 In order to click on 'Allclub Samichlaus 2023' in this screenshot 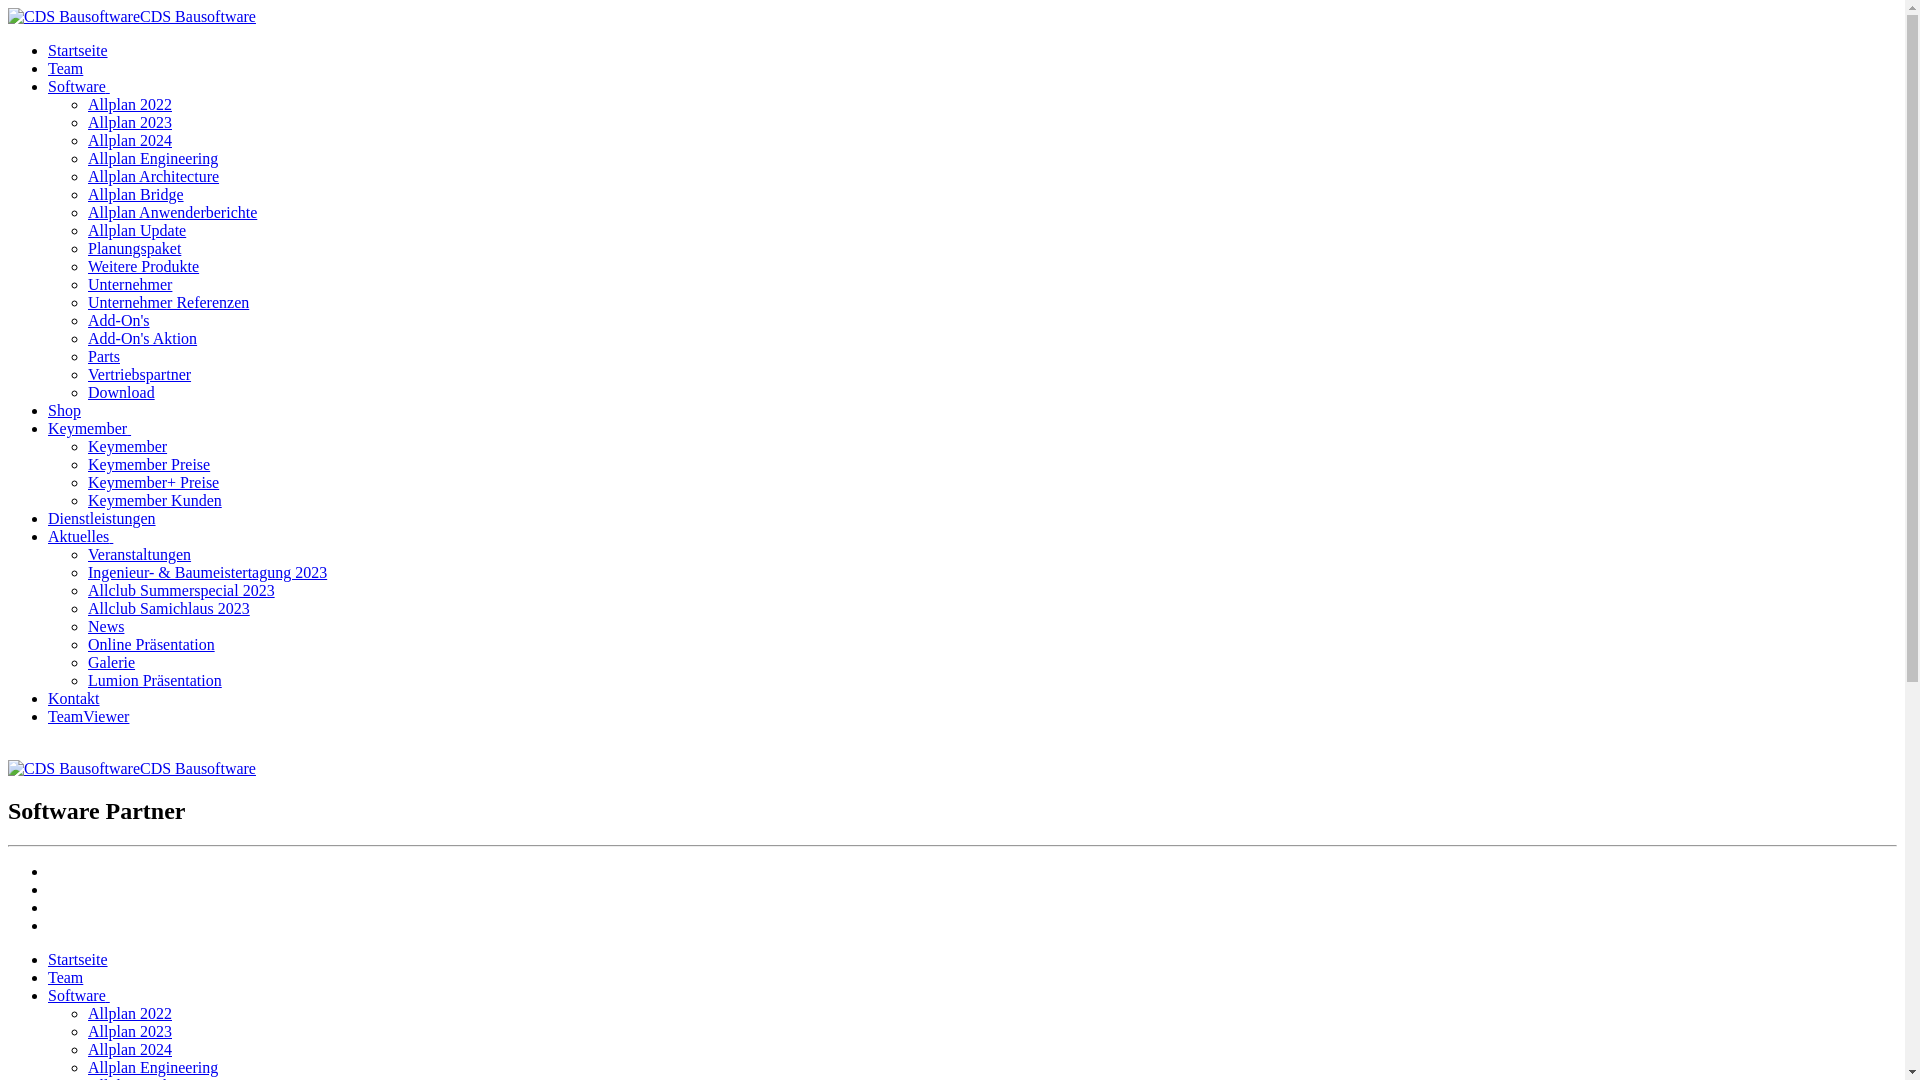, I will do `click(168, 607)`.